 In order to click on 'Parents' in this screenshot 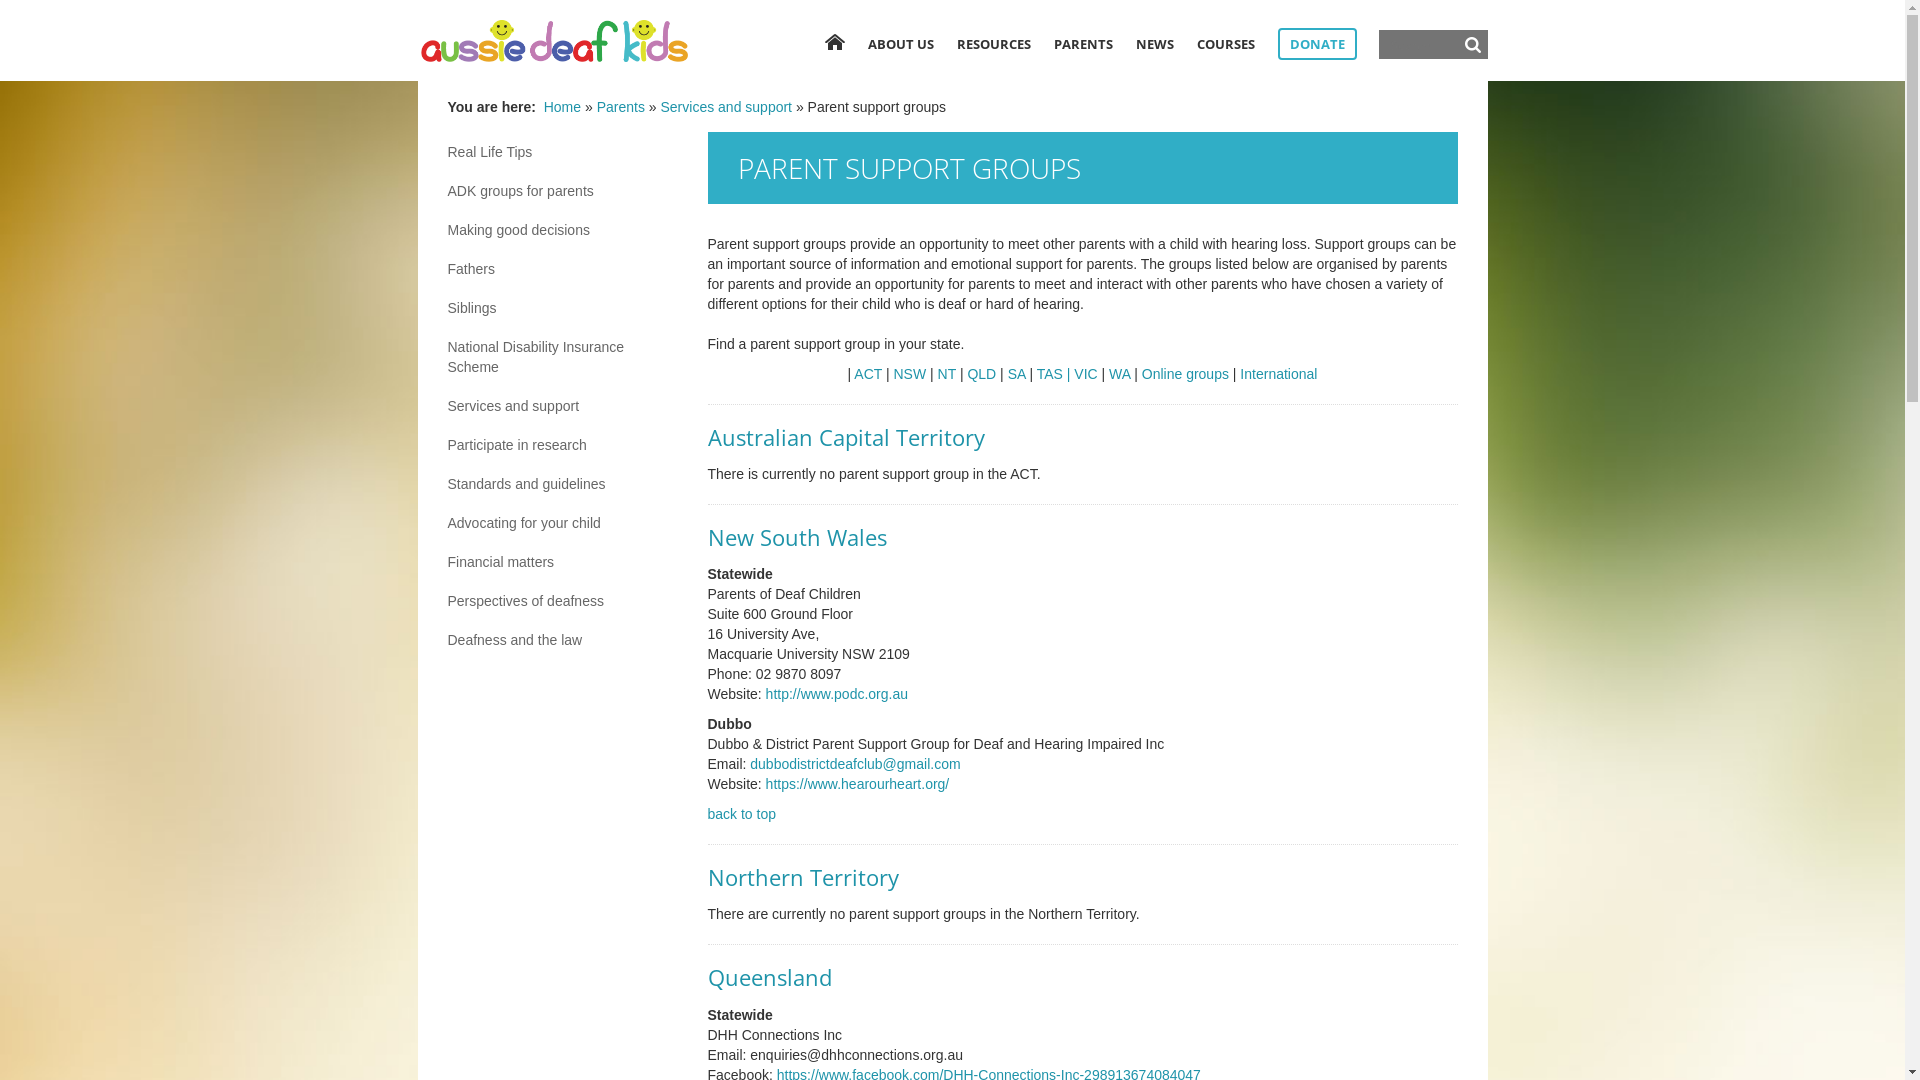, I will do `click(619, 107)`.